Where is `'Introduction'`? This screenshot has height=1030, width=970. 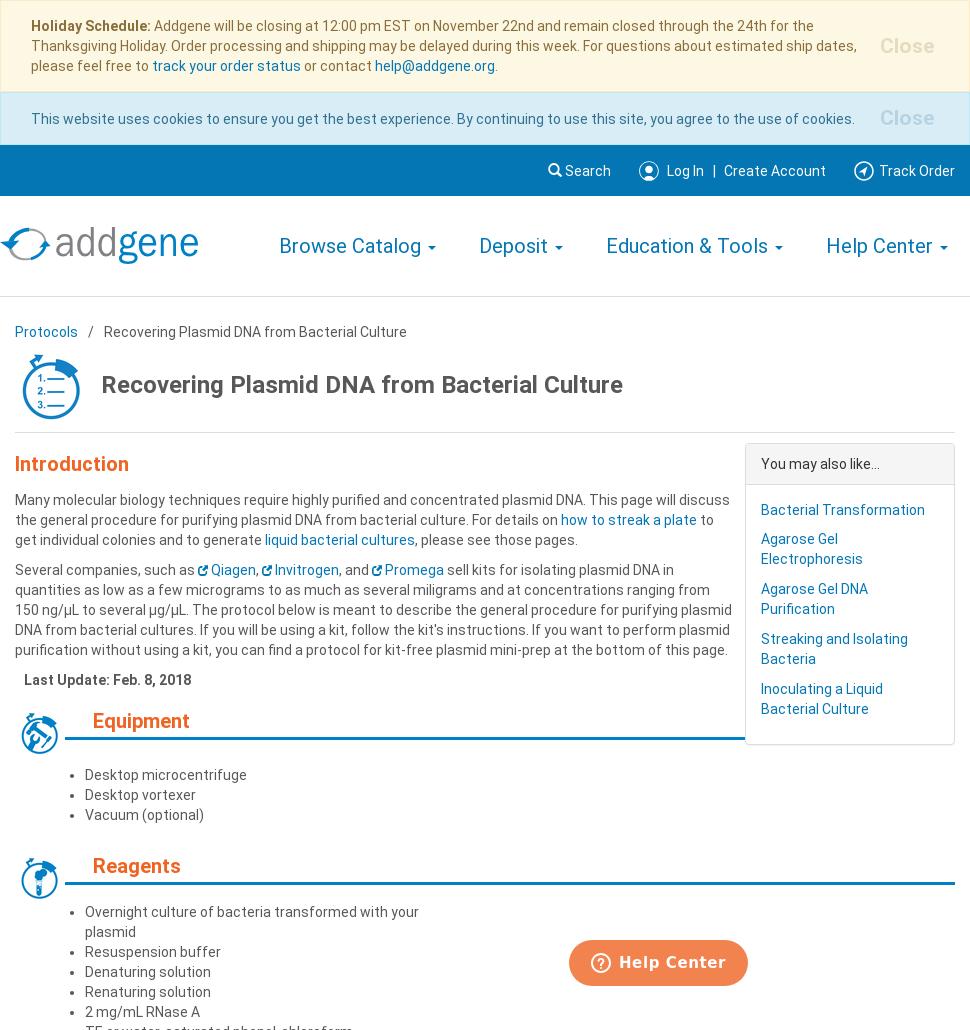
'Introduction' is located at coordinates (70, 461).